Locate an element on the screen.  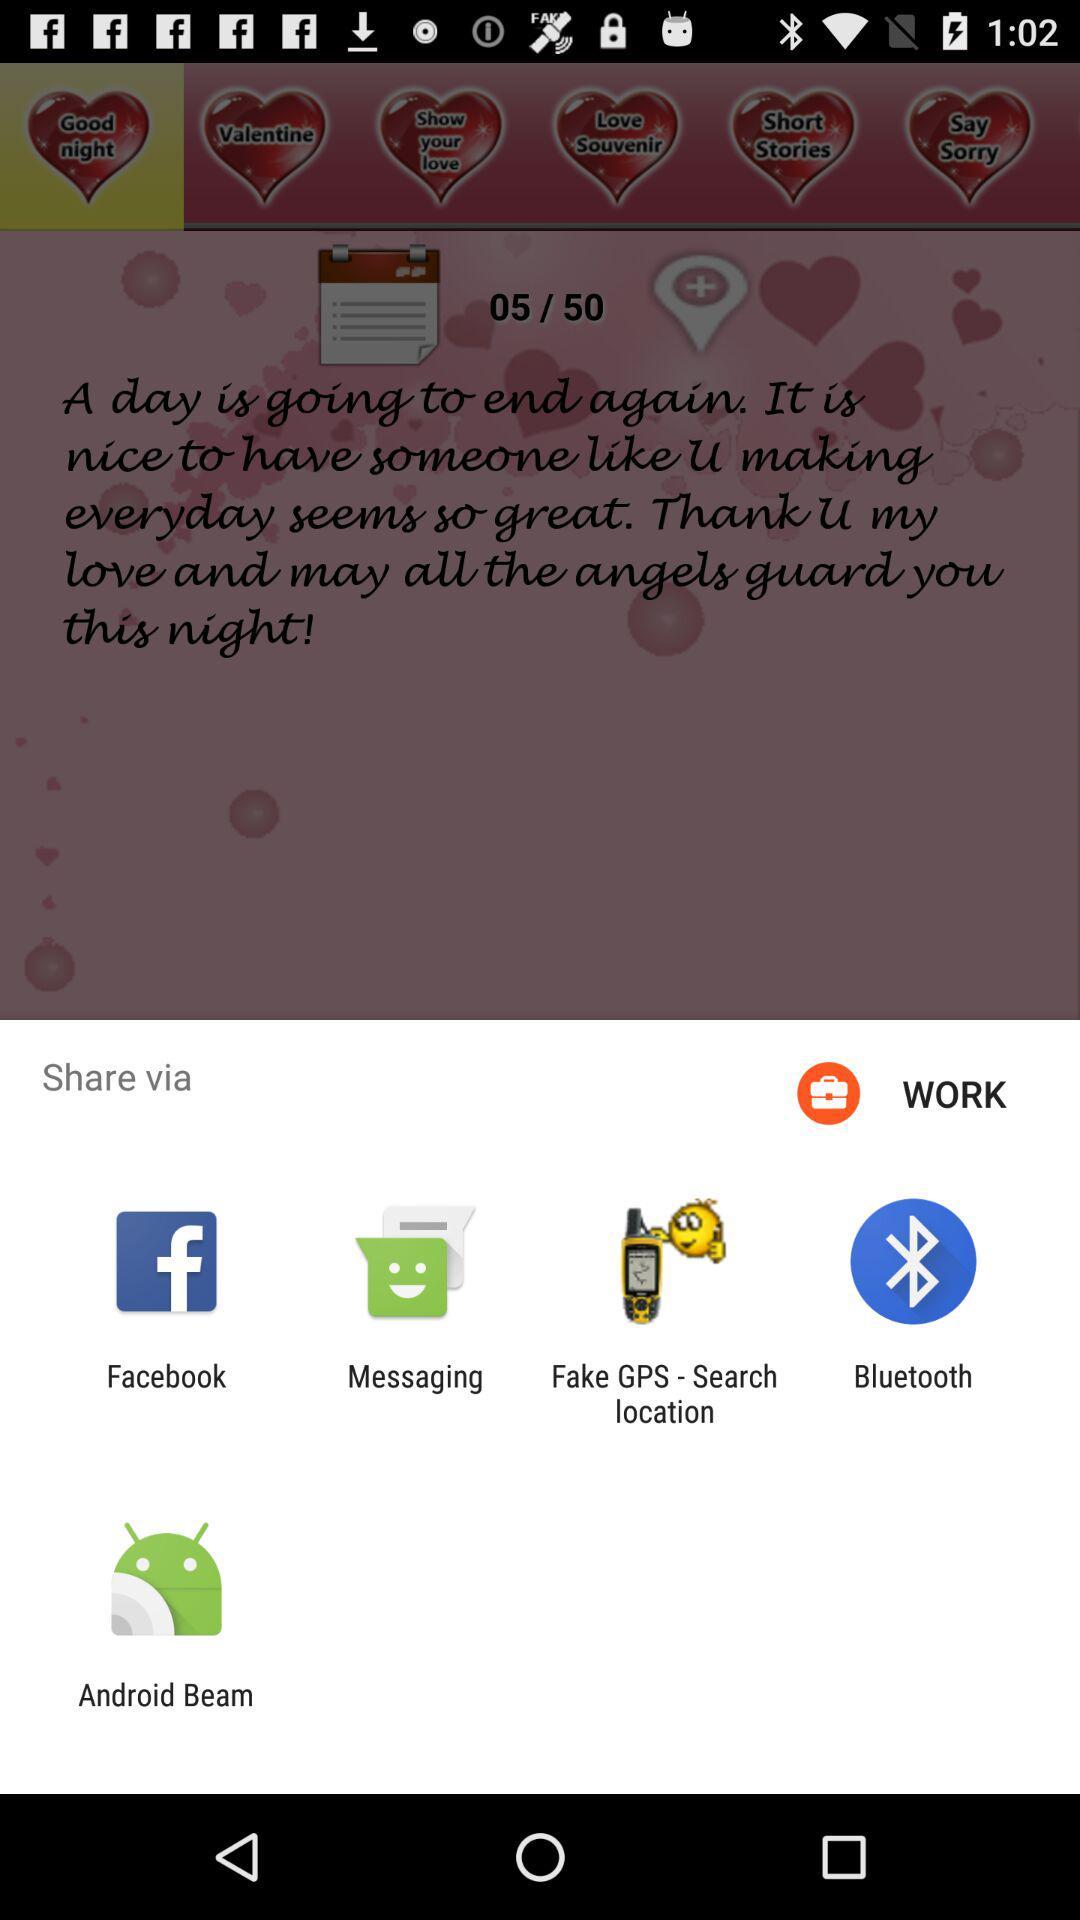
the icon next to the messaging icon is located at coordinates (664, 1392).